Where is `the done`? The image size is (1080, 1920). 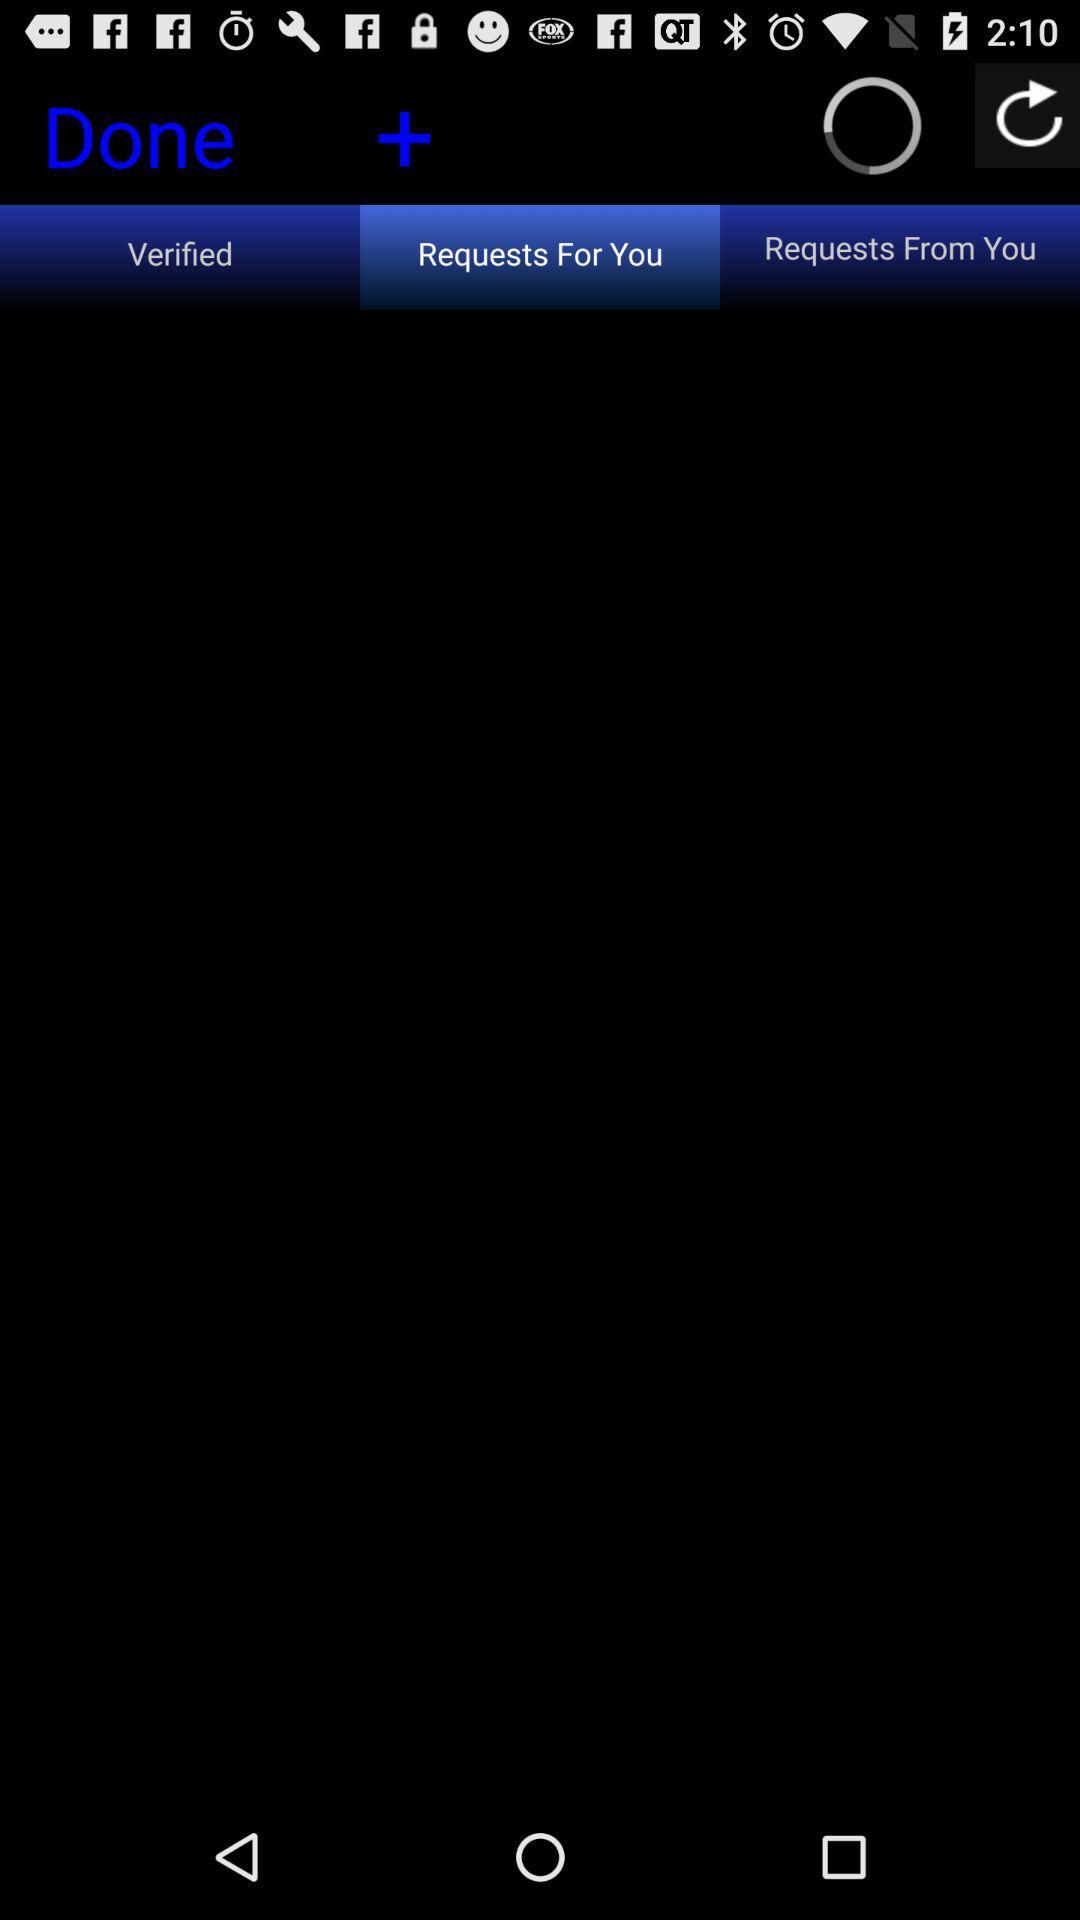
the done is located at coordinates (172, 140).